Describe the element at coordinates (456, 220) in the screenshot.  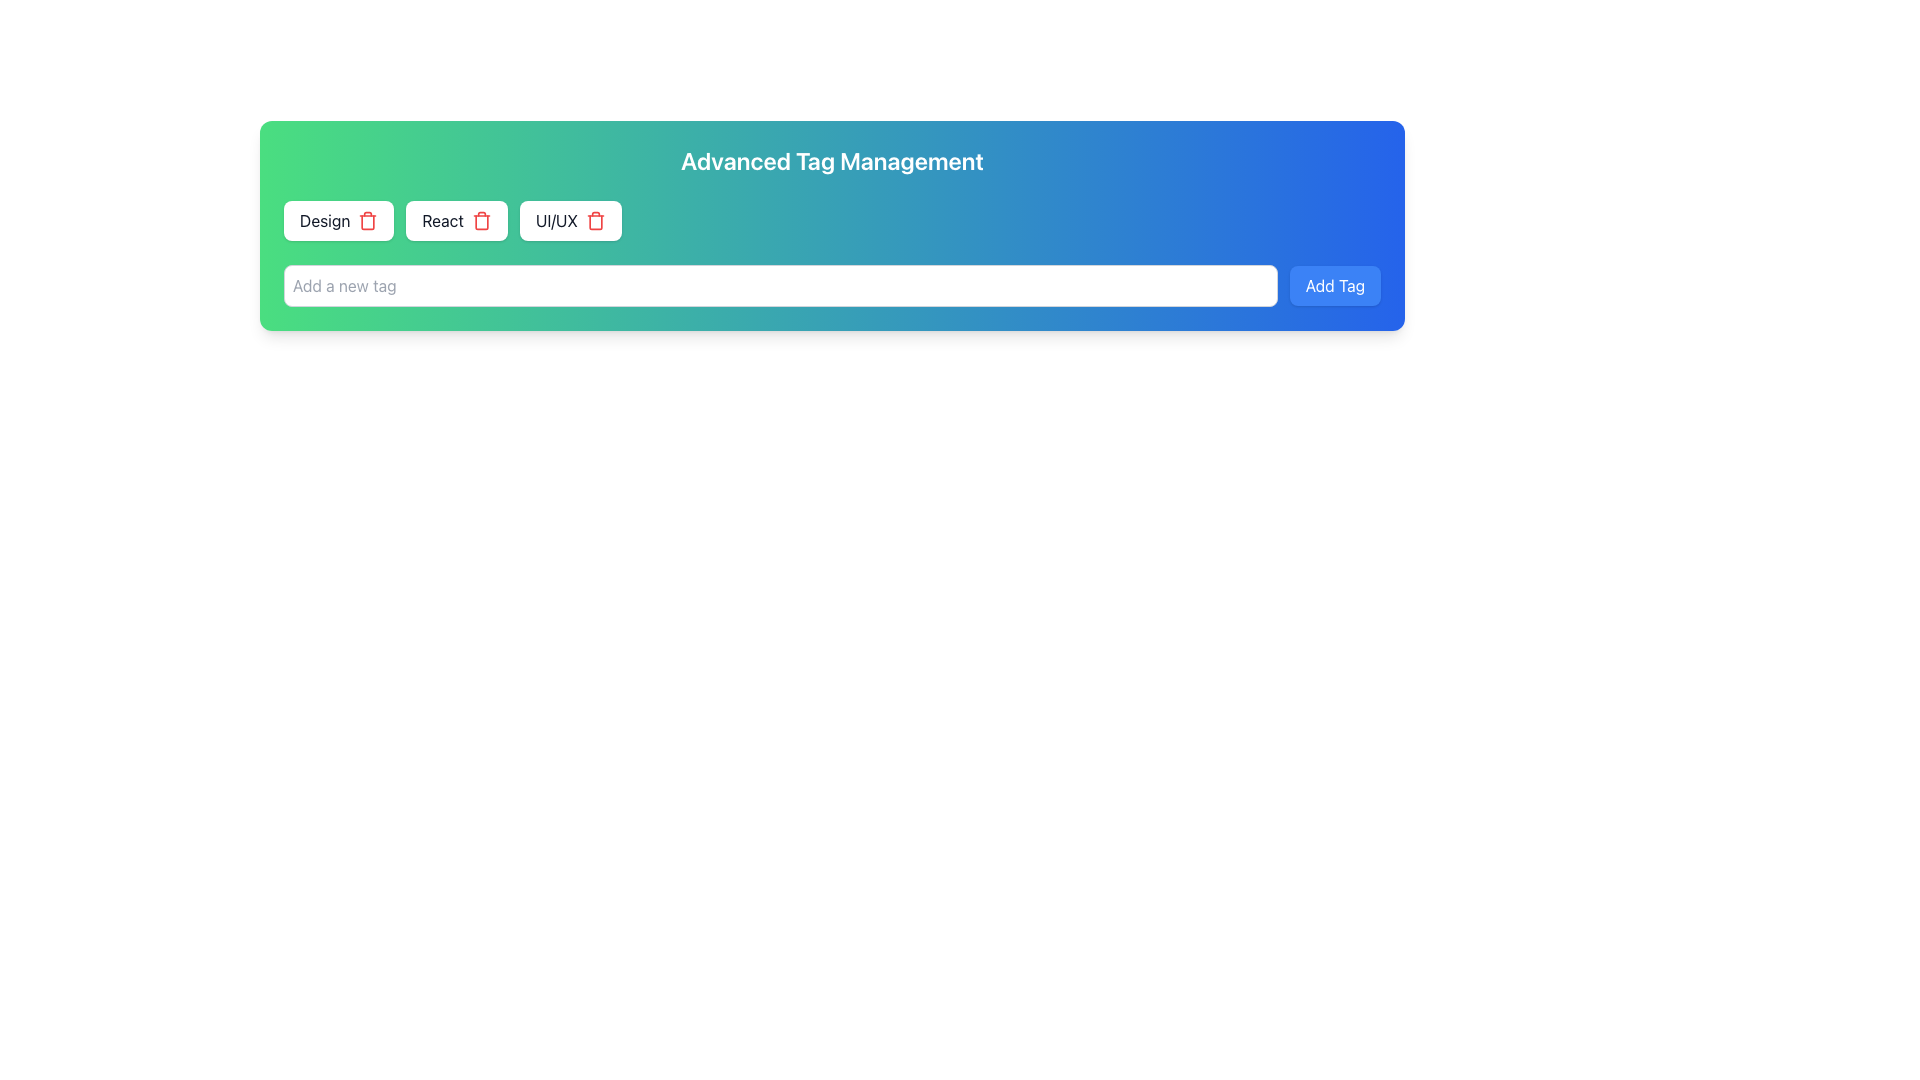
I see `the 'React' button` at that location.